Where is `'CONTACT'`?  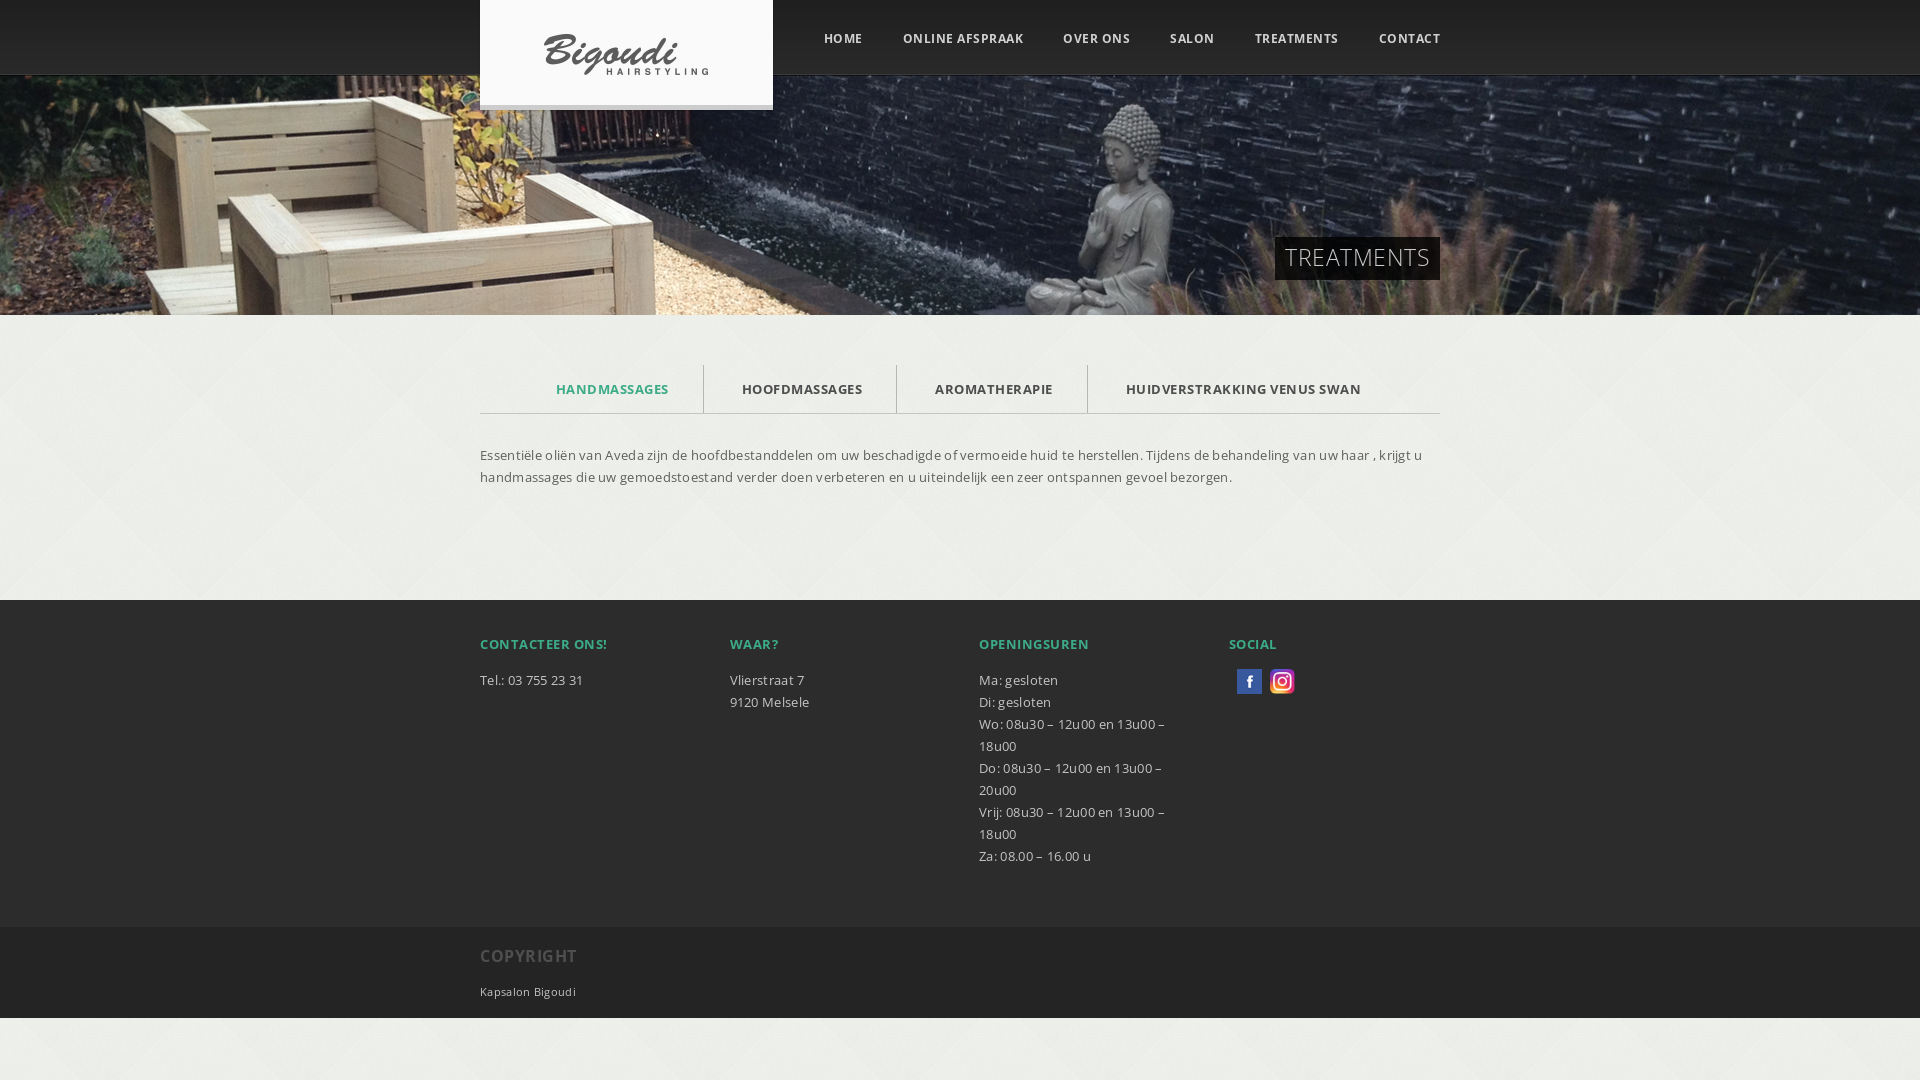
'CONTACT' is located at coordinates (1408, 38).